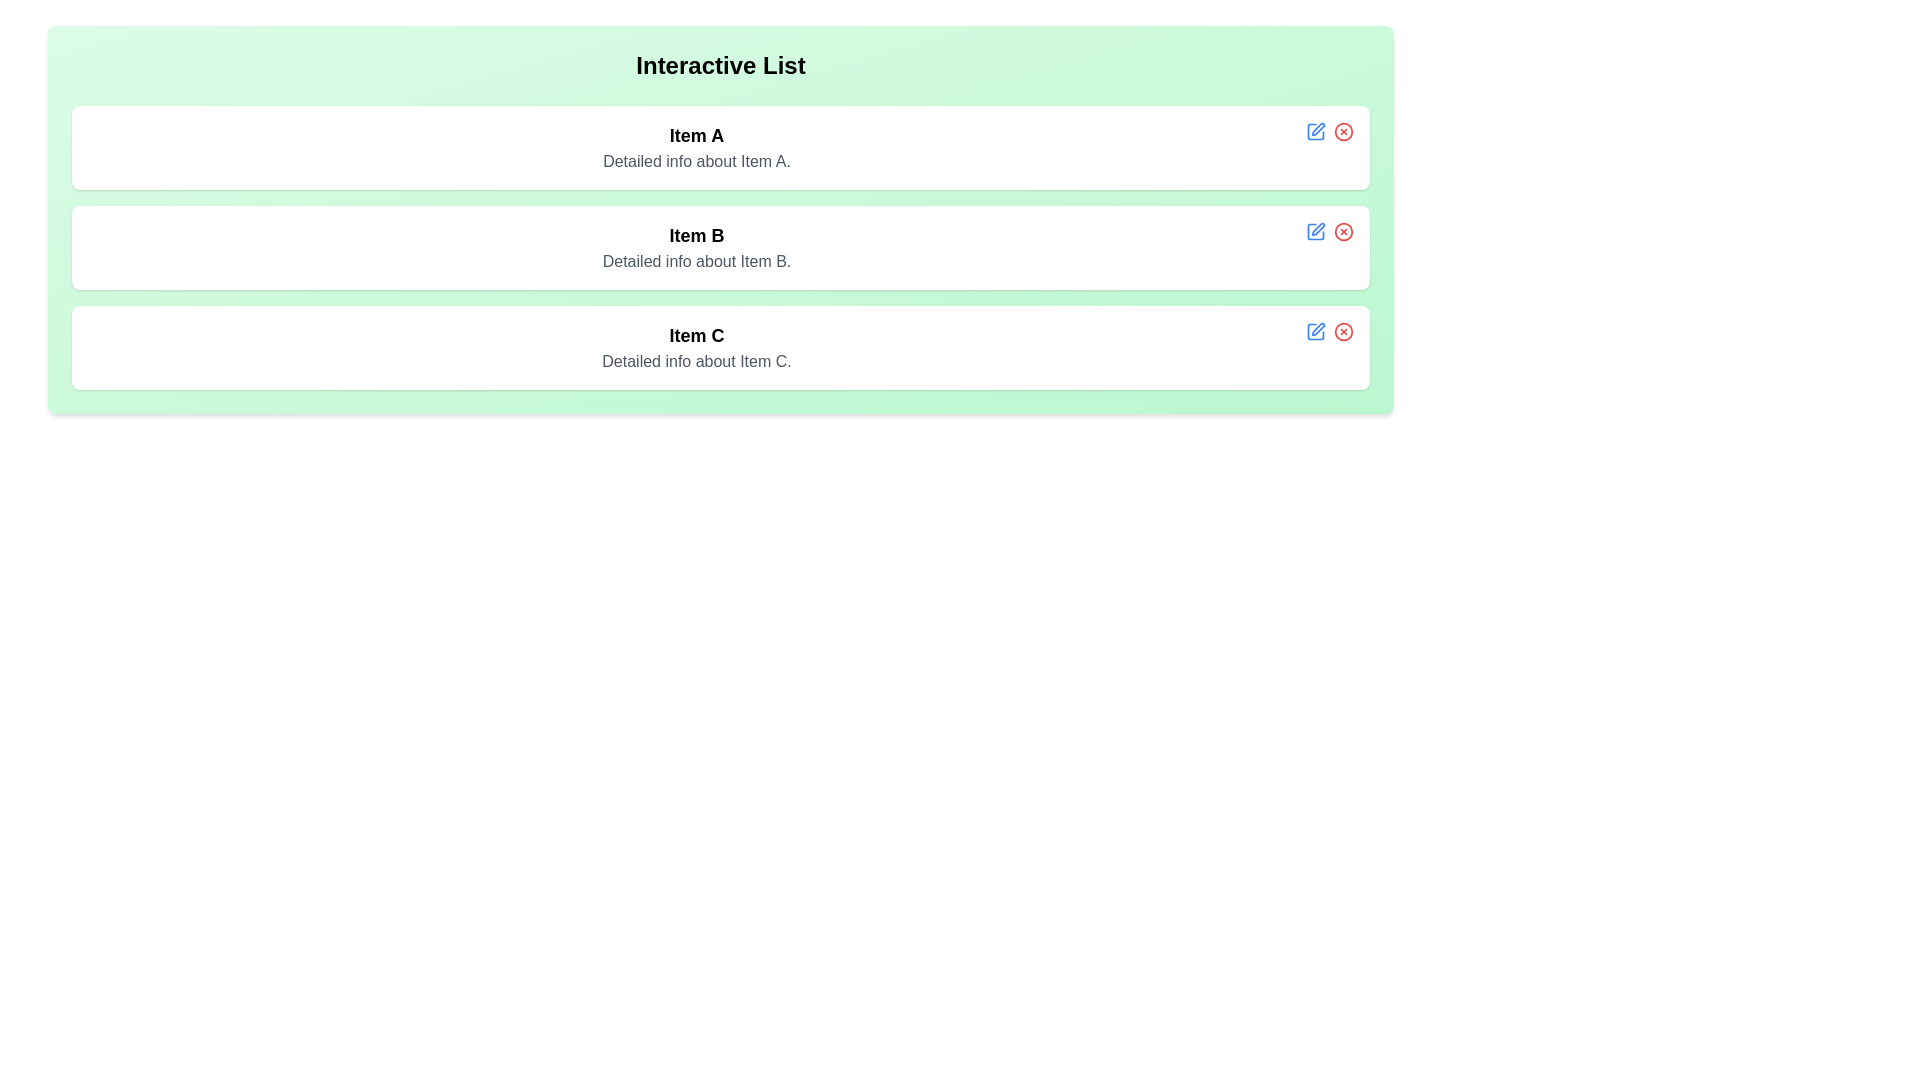 This screenshot has width=1920, height=1080. I want to click on the circular red 'X' button with a minimalist design located to the right of 'Item B', so click(1344, 230).